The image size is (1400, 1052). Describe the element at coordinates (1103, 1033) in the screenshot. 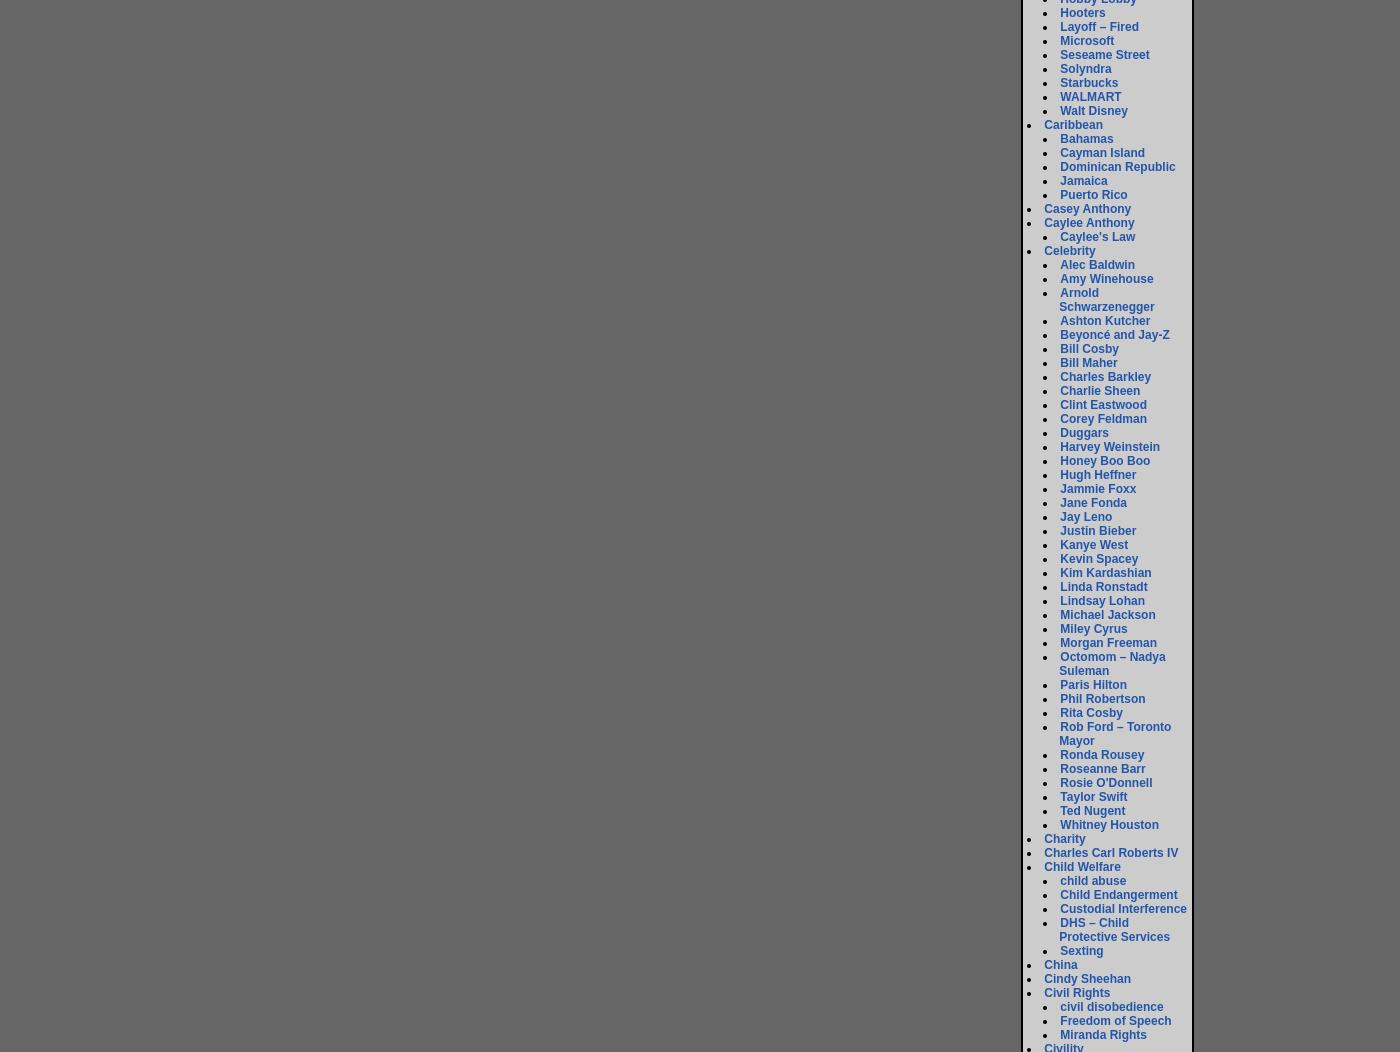

I see `'Miranda Rights'` at that location.